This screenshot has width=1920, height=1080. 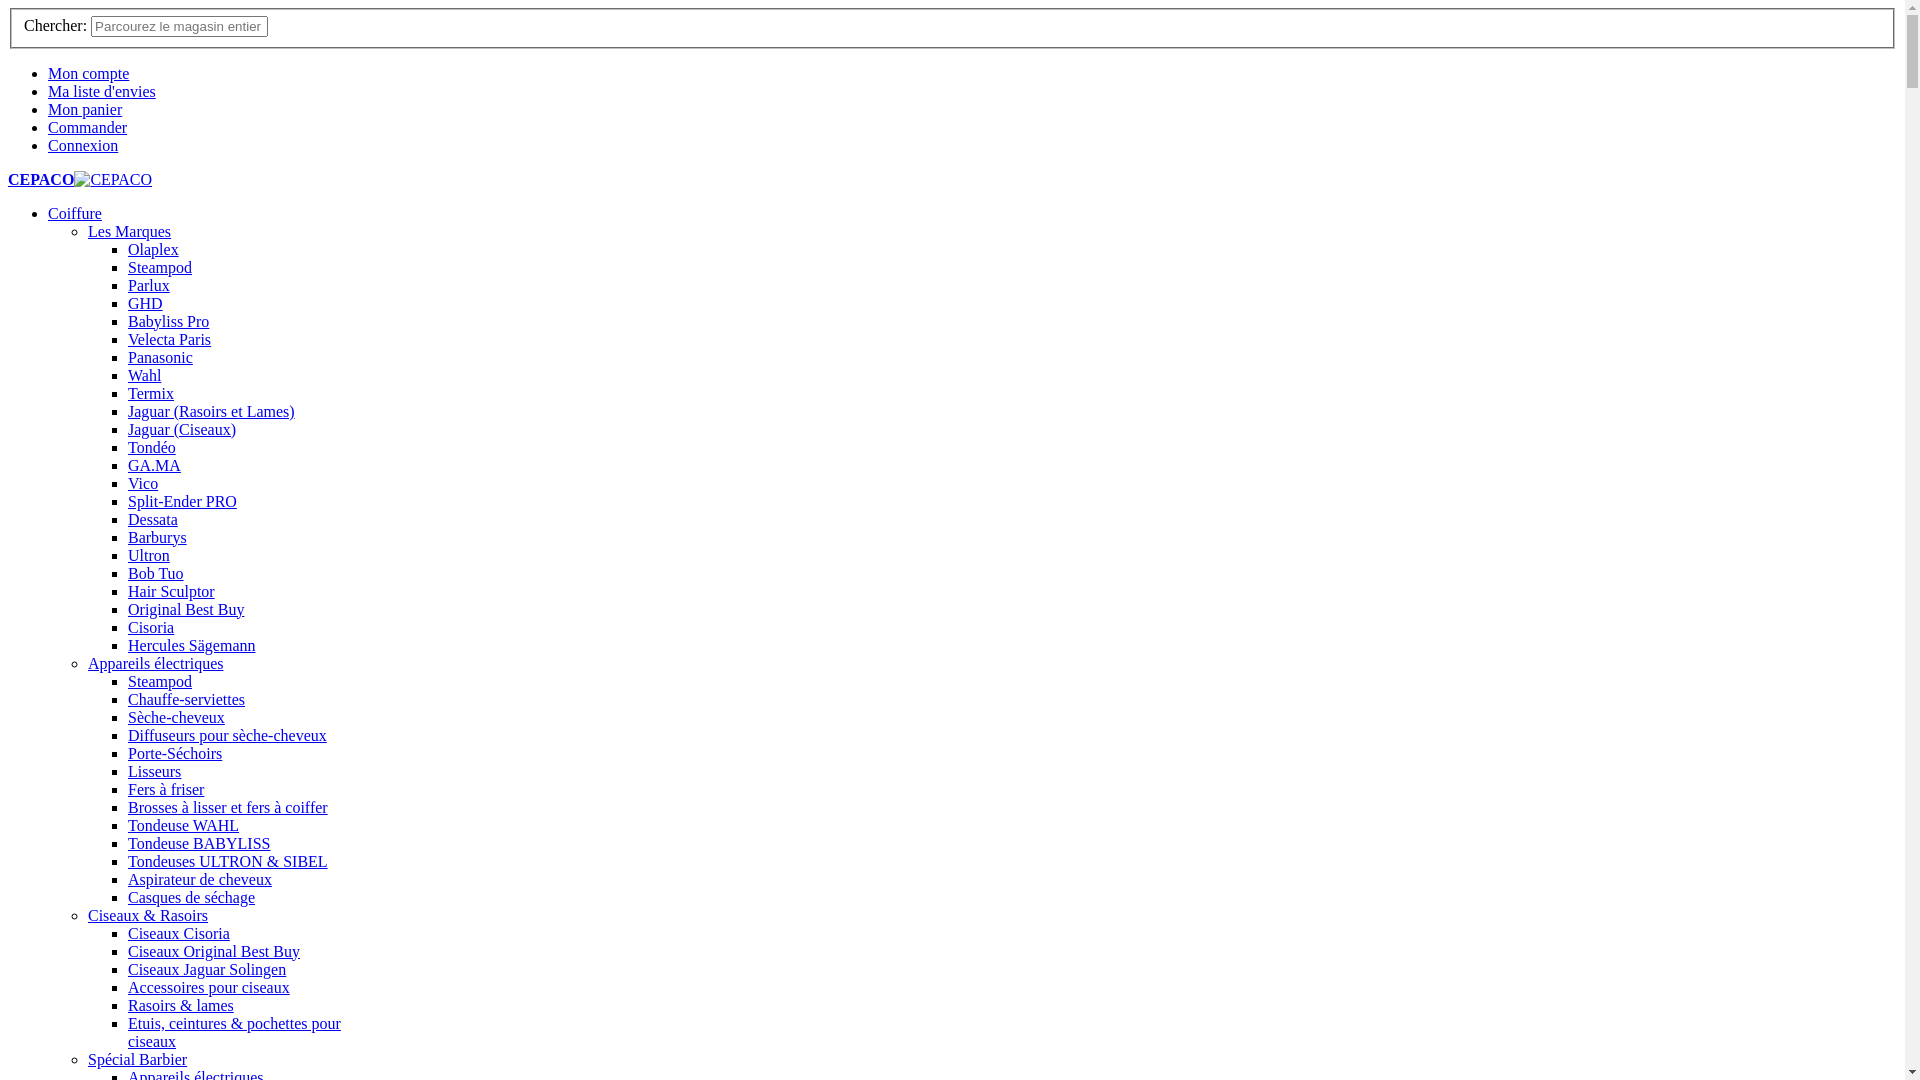 What do you see at coordinates (143, 375) in the screenshot?
I see `'Wahl'` at bounding box center [143, 375].